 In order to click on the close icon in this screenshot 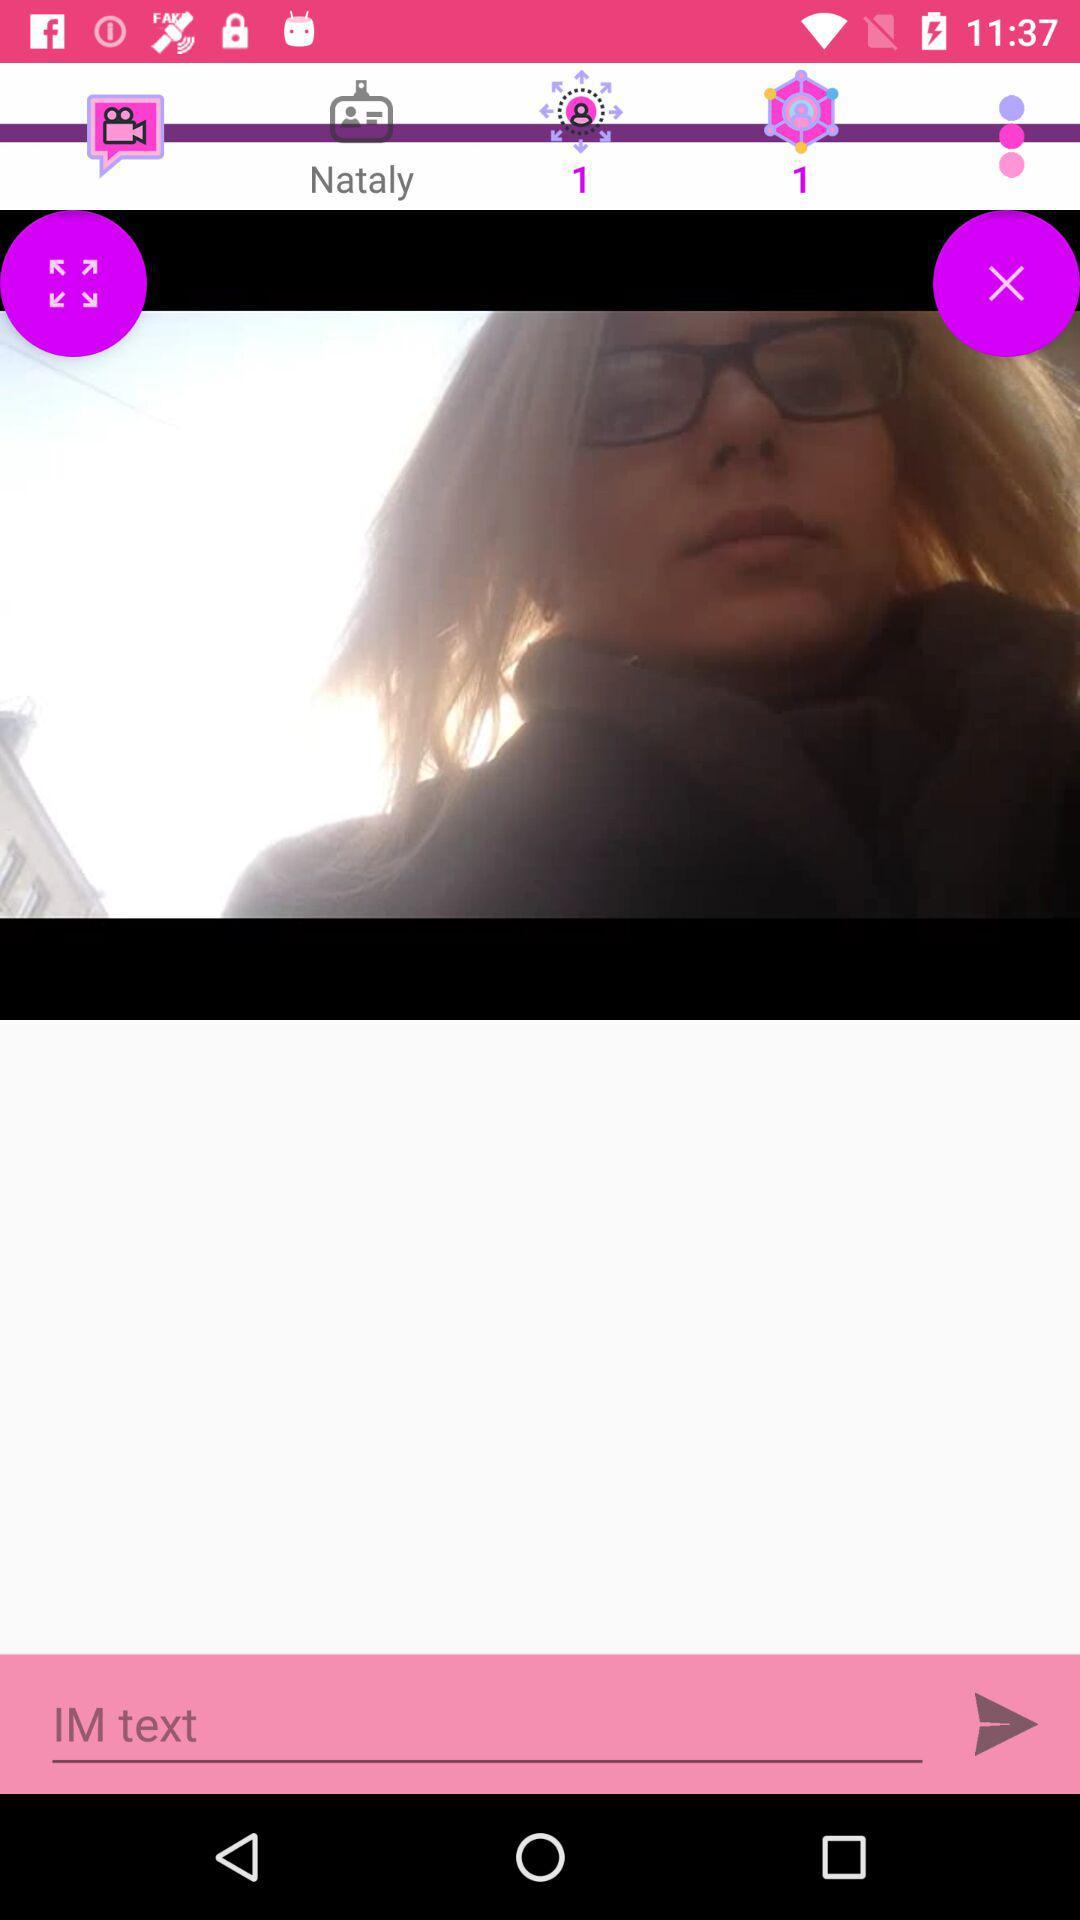, I will do `click(1006, 282)`.